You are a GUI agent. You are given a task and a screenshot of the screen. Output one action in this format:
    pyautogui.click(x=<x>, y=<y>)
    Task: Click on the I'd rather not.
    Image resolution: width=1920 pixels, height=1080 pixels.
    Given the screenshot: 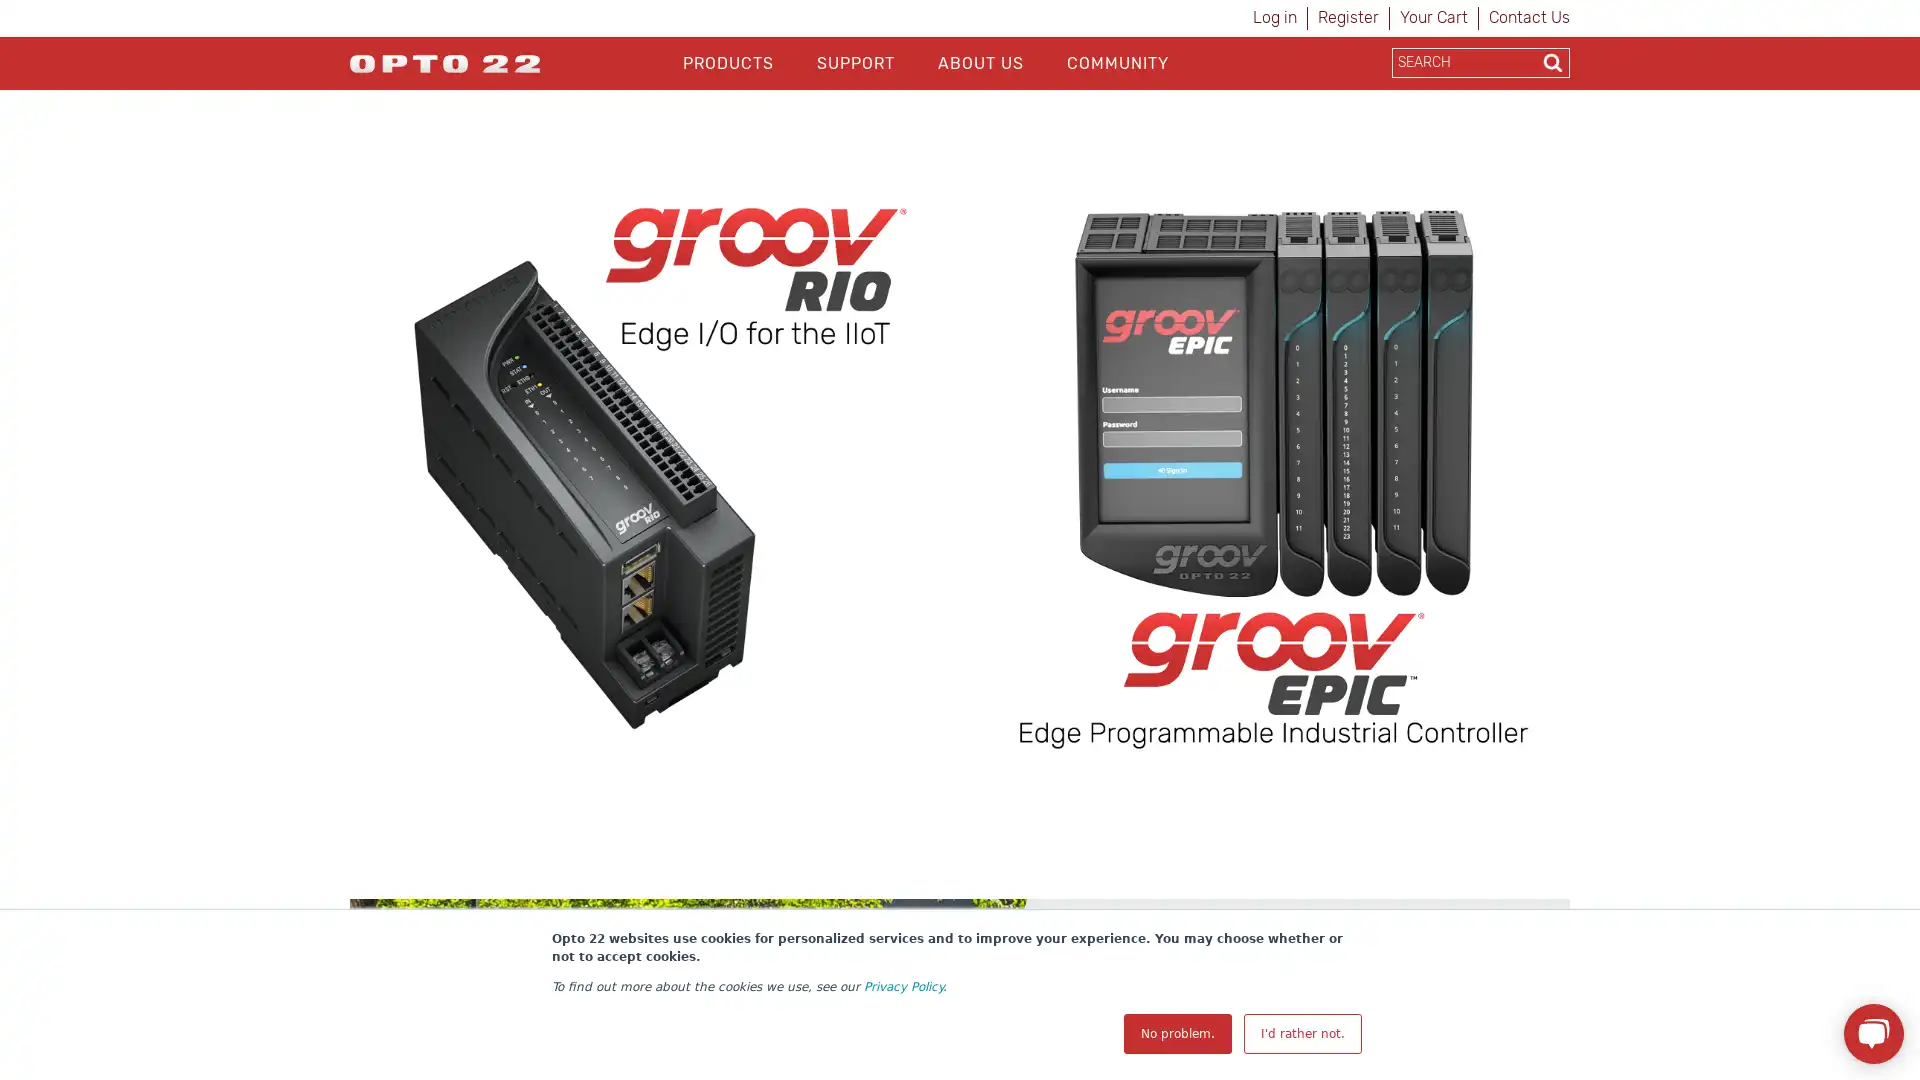 What is the action you would take?
    pyautogui.click(x=1302, y=1033)
    